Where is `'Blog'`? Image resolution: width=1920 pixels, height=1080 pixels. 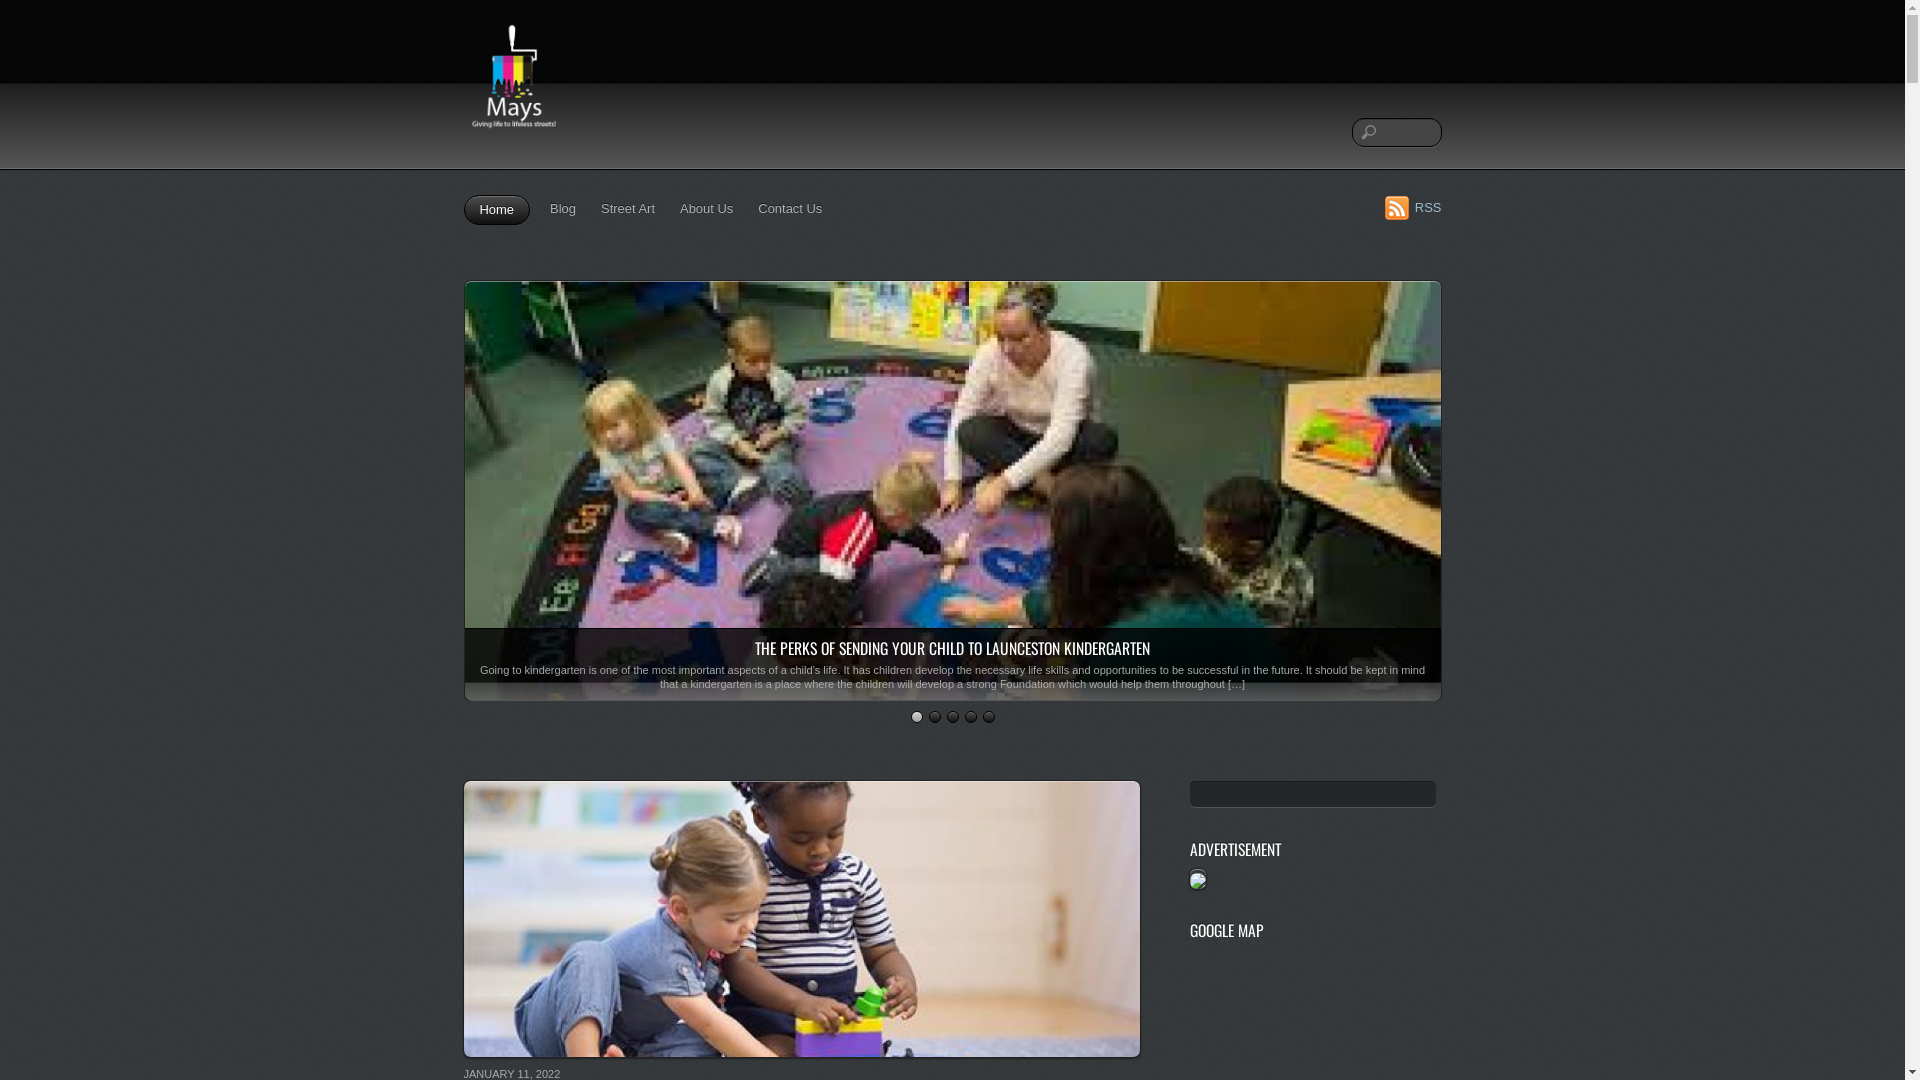
'Blog' is located at coordinates (545, 208).